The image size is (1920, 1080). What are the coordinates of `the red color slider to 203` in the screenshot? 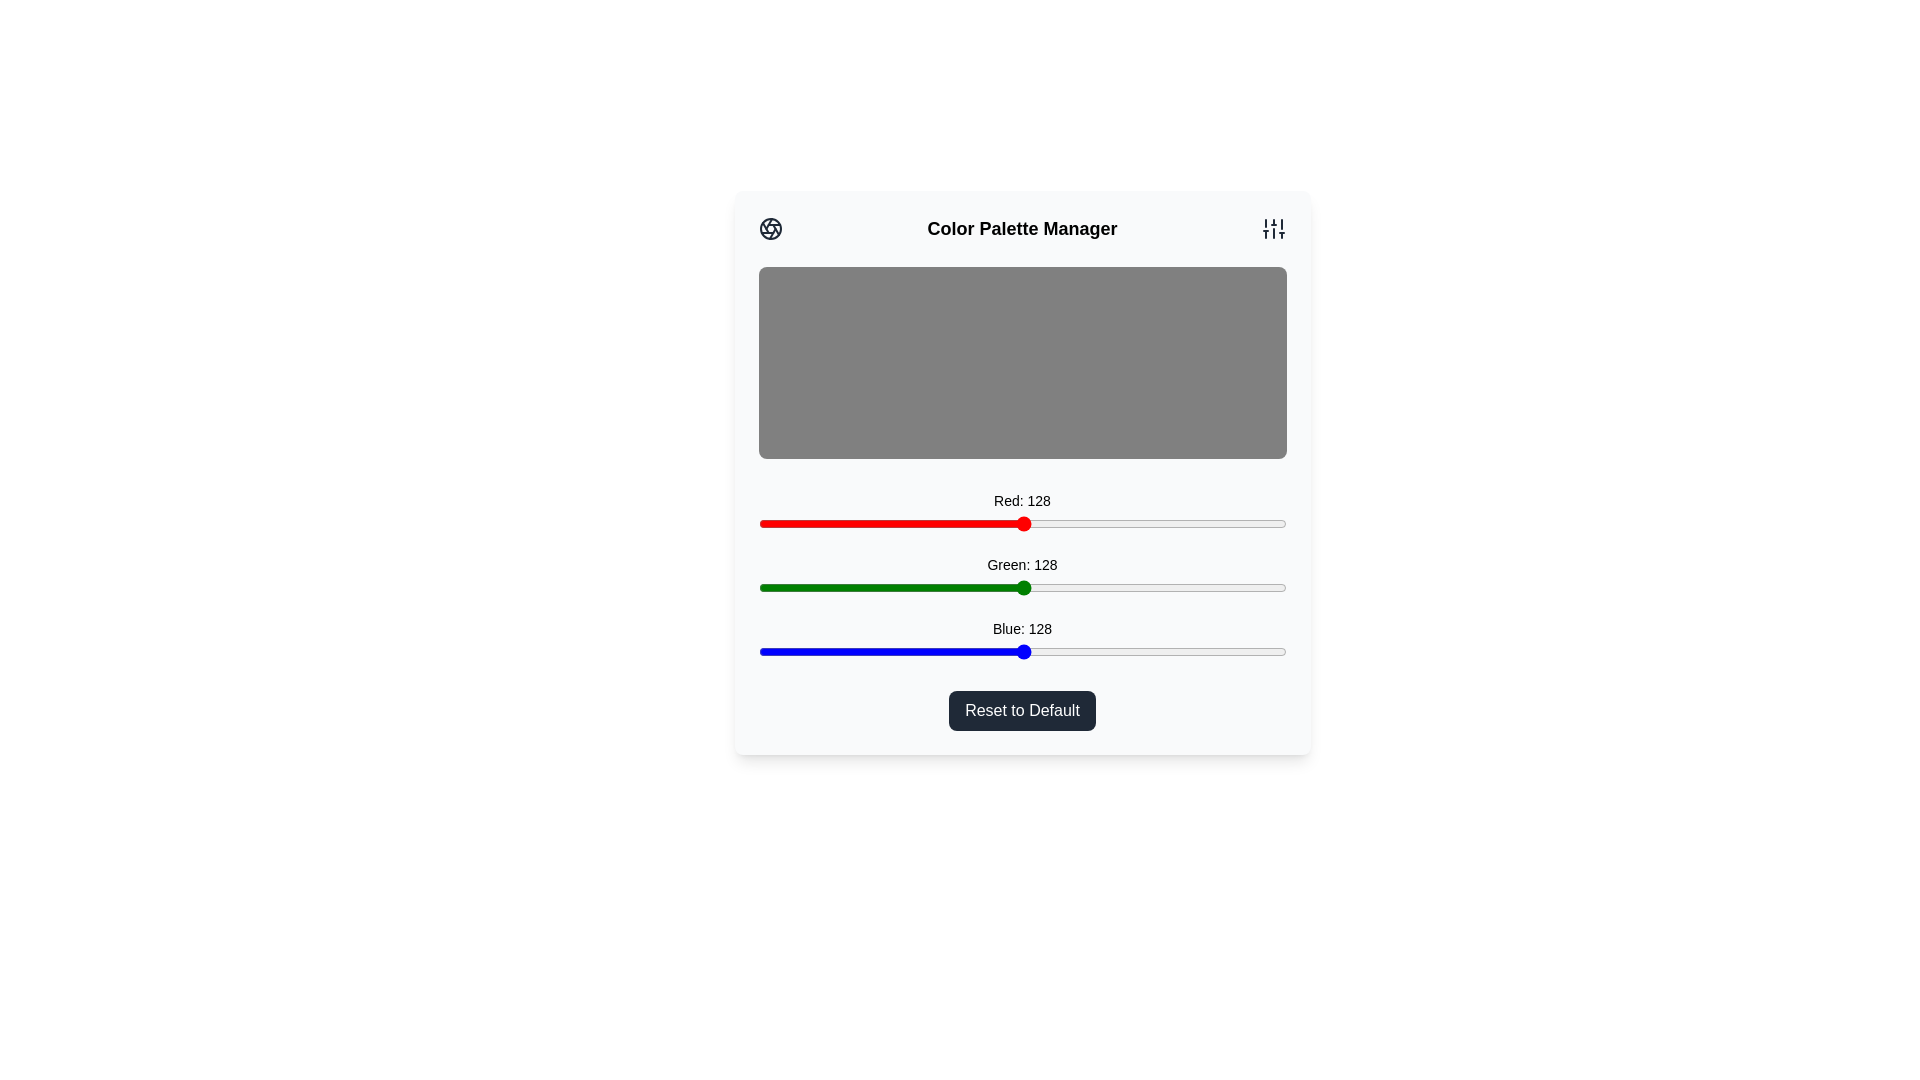 It's located at (1178, 523).